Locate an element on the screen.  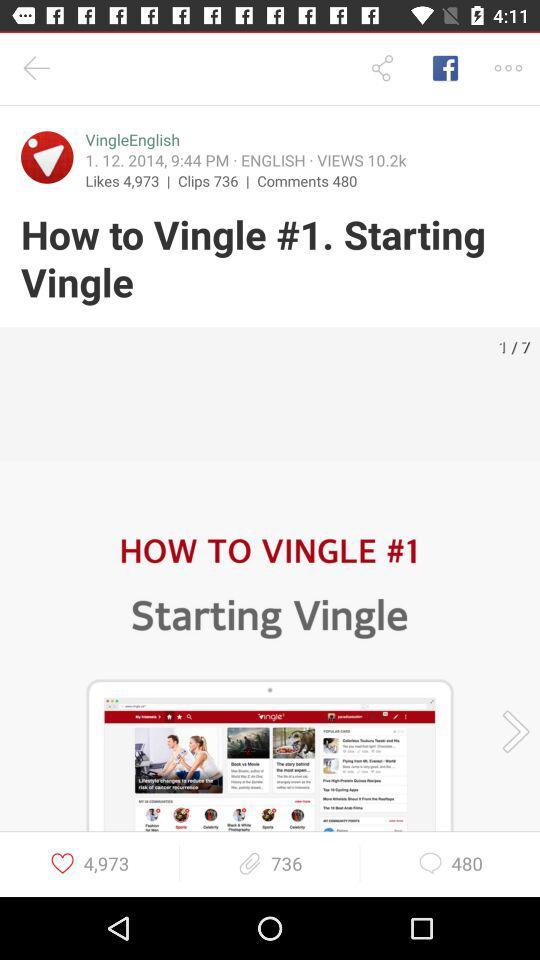
the item next to the comments 480 is located at coordinates (216, 179).